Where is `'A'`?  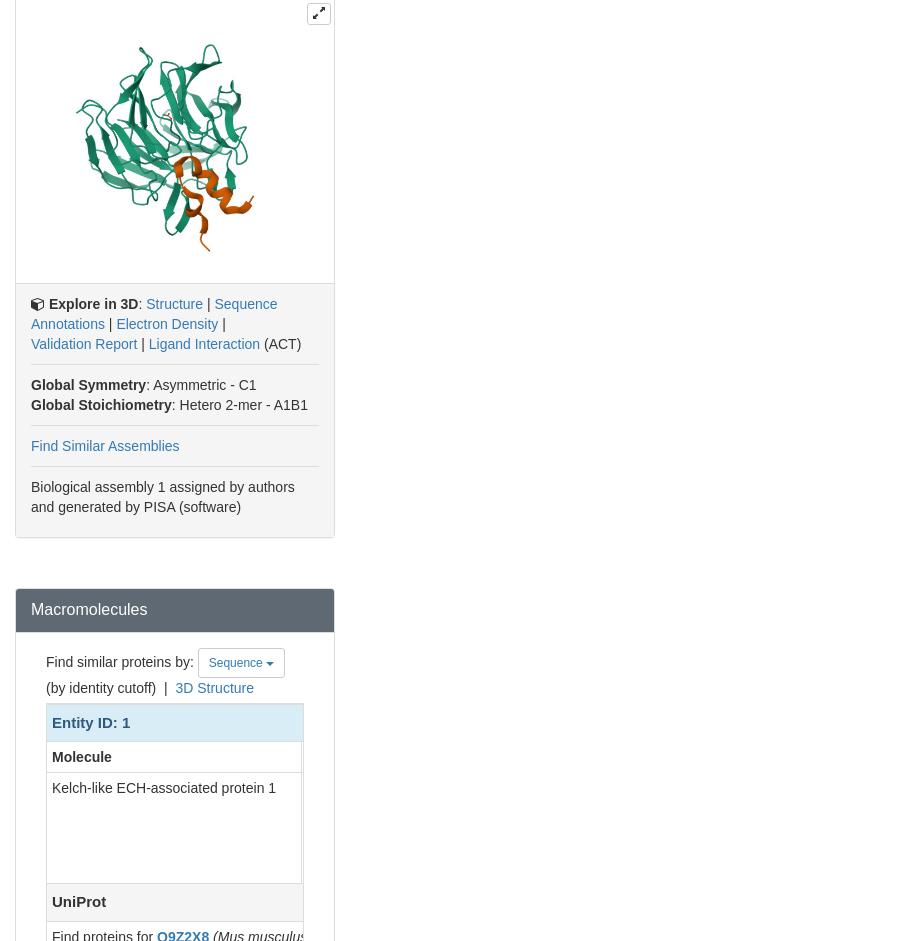 'A' is located at coordinates (309, 787).